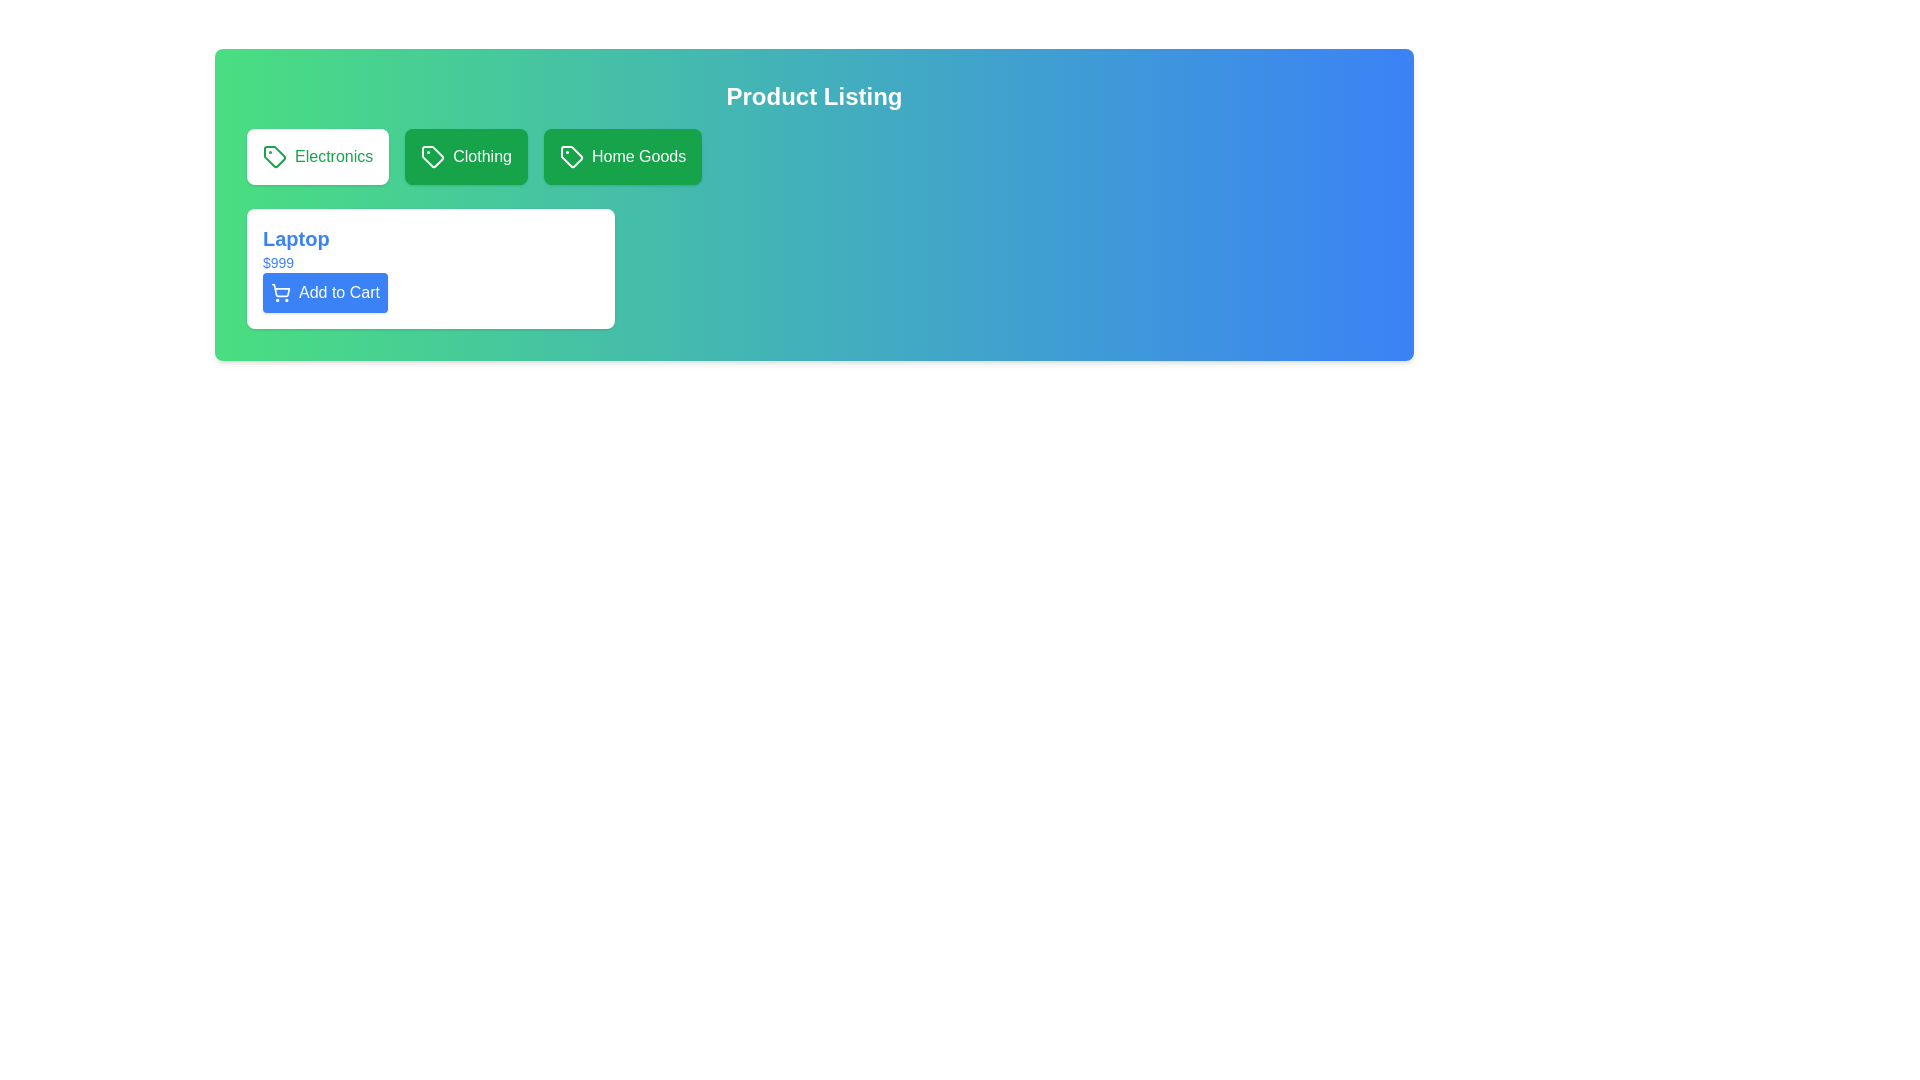 The width and height of the screenshot is (1920, 1080). Describe the element at coordinates (277, 261) in the screenshot. I see `the price text label located beneath the 'Laptop' title and above the 'Add to Cart' button within the product details card` at that location.